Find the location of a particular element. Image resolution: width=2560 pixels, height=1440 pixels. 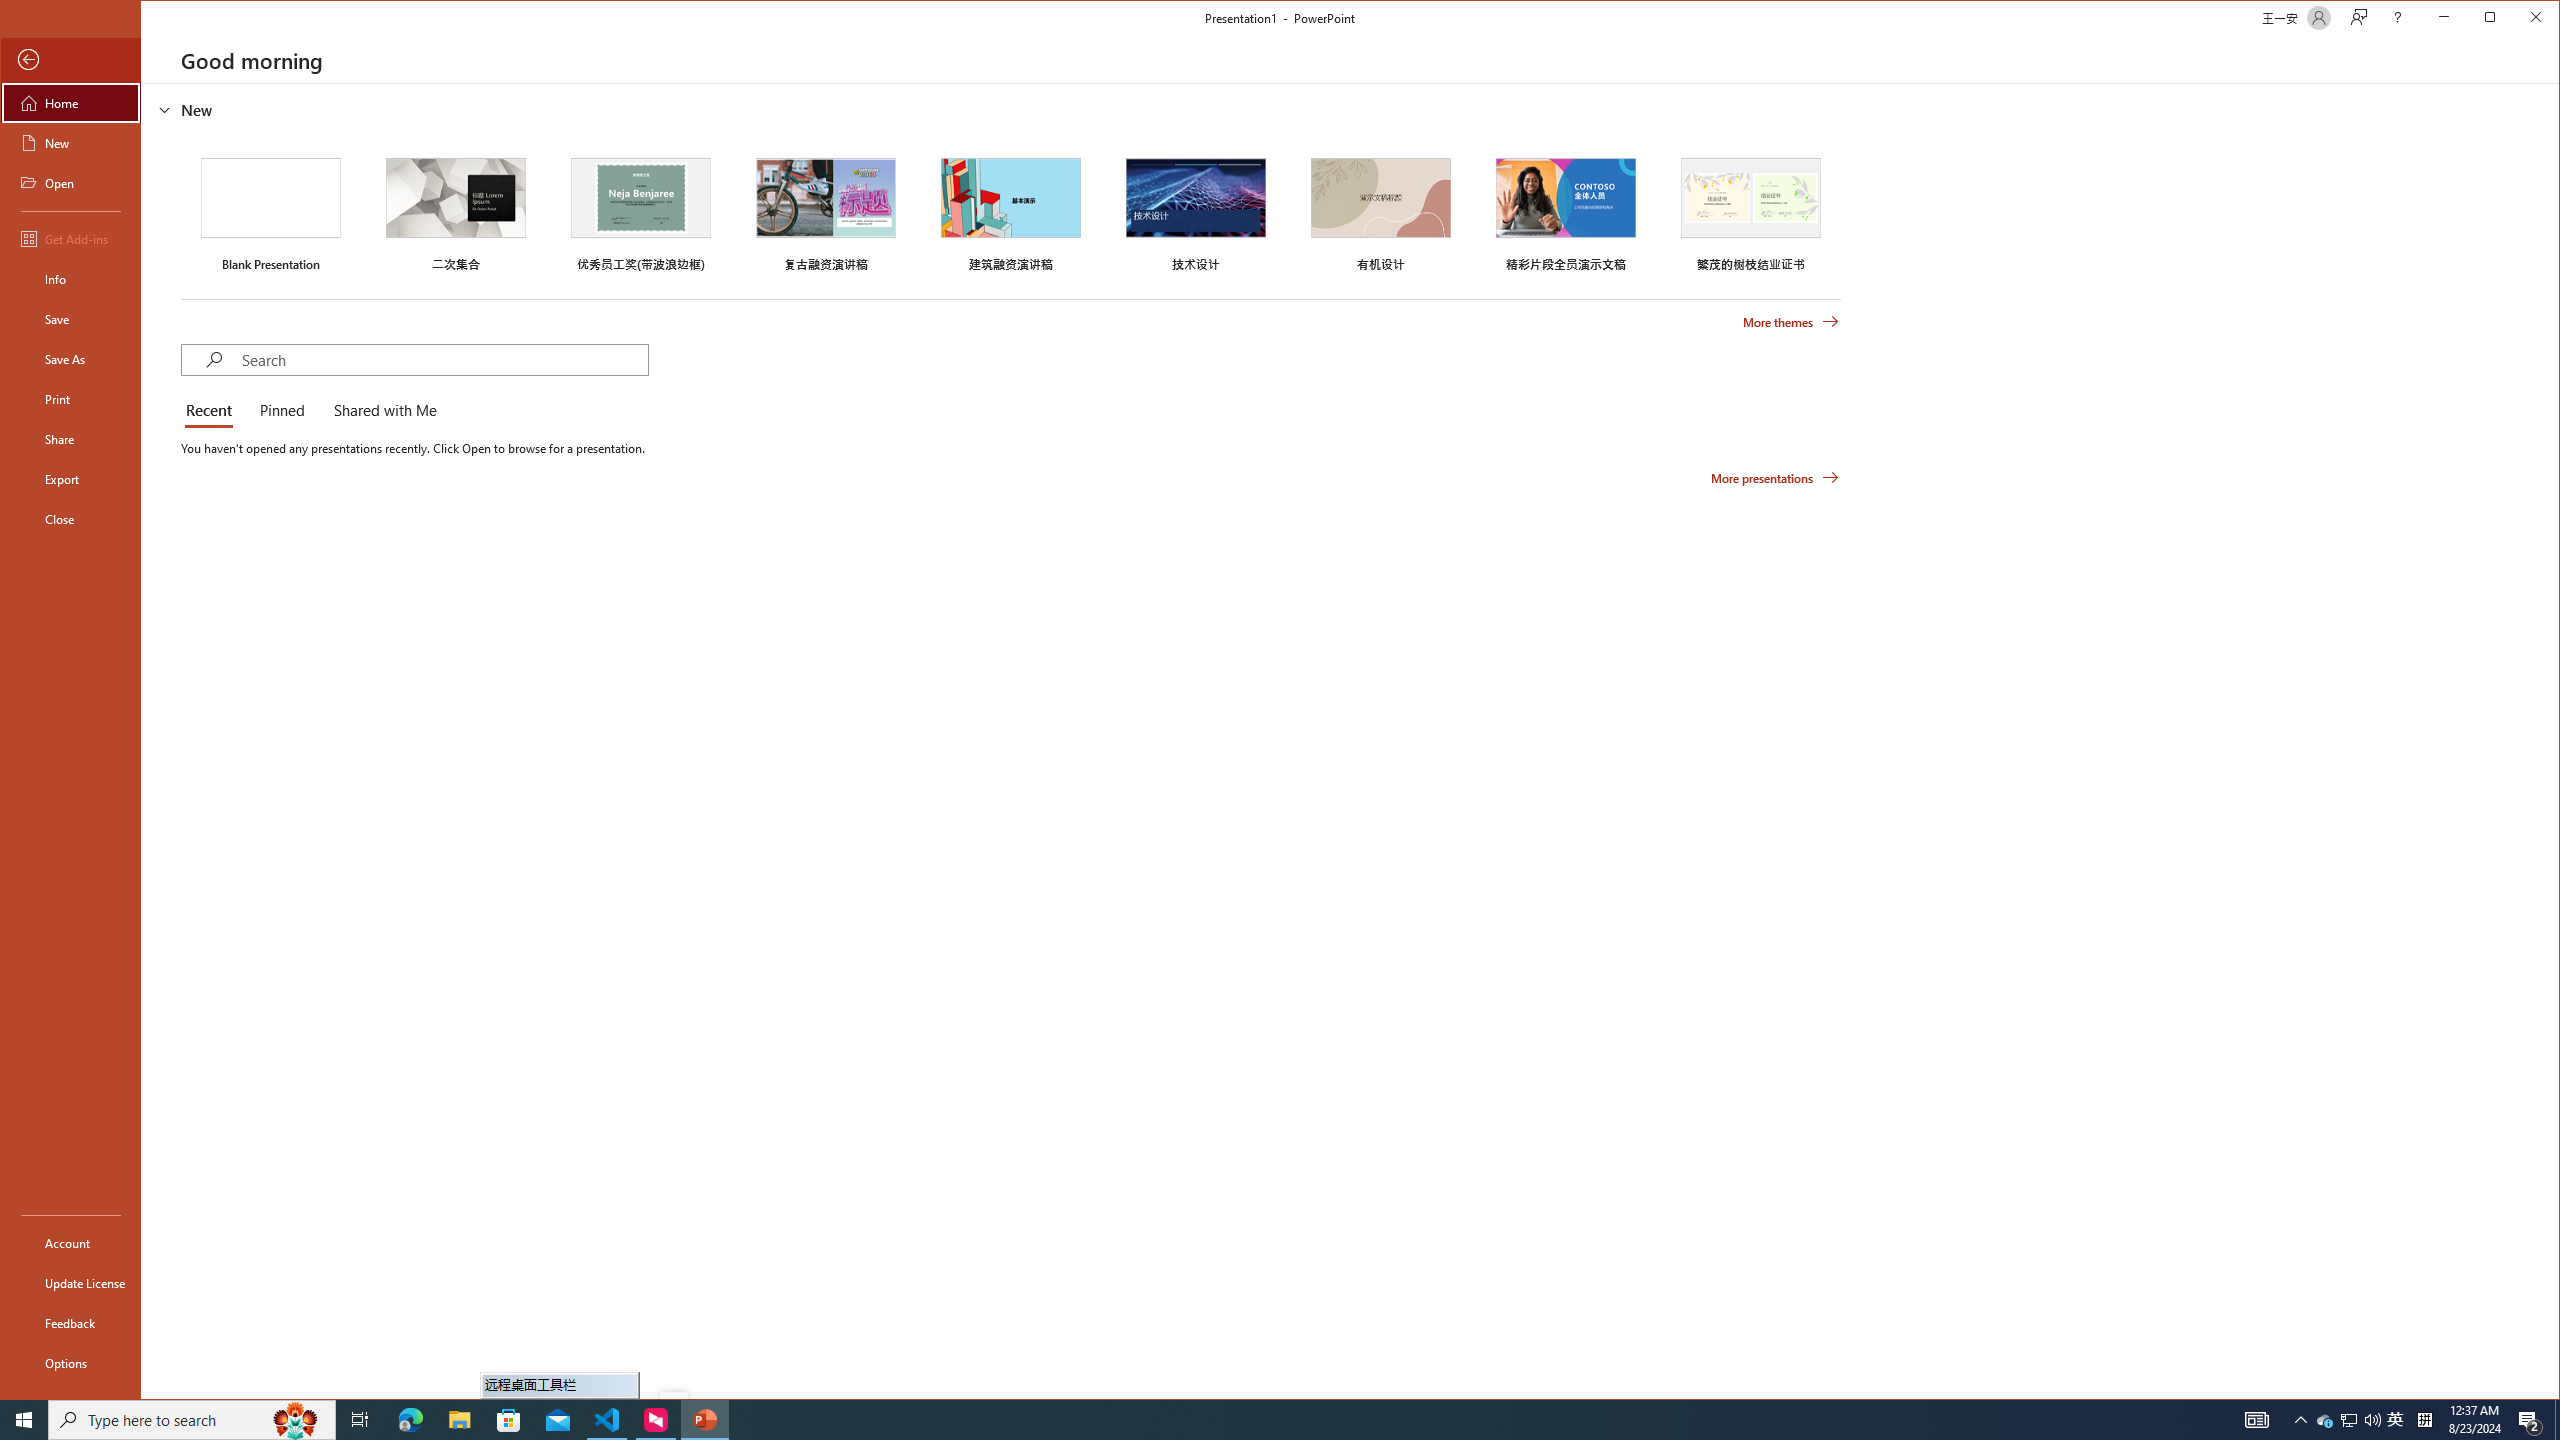

'Options' is located at coordinates (69, 1362).